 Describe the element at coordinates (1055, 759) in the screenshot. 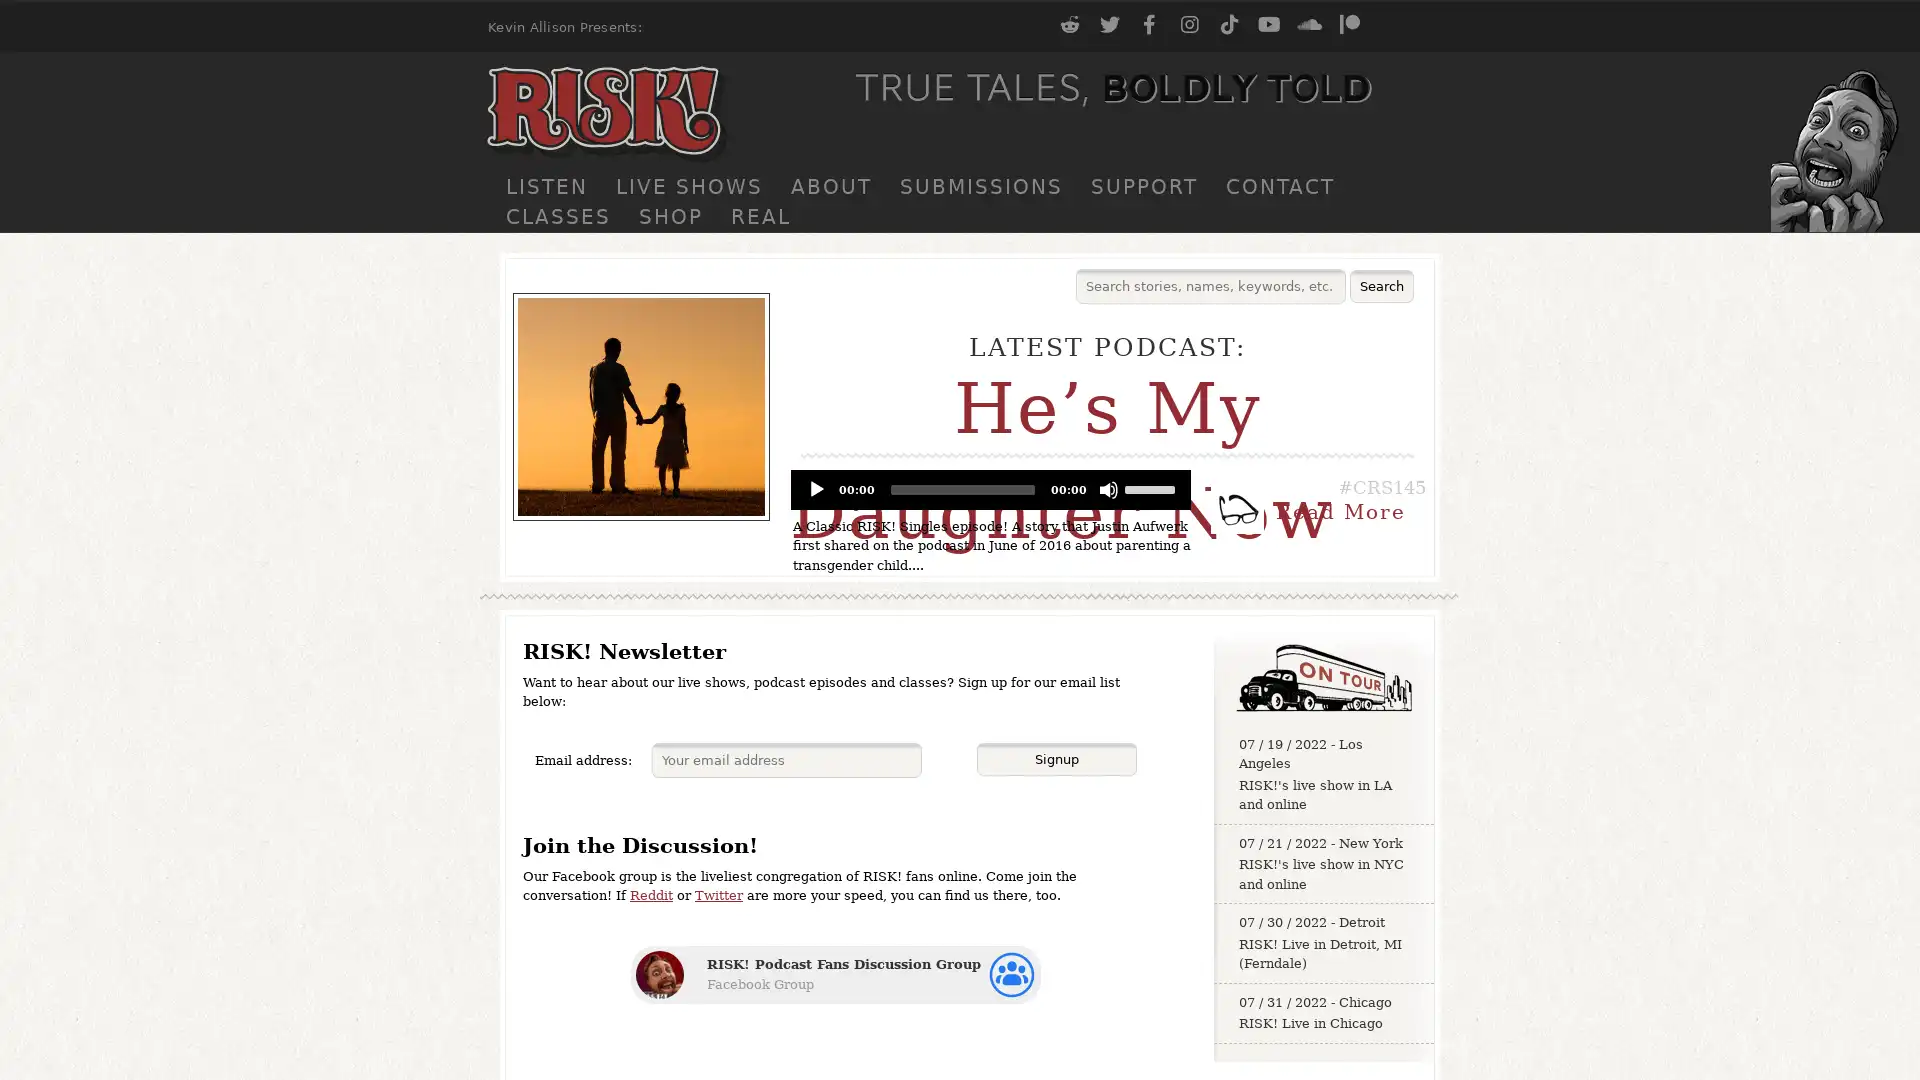

I see `Signup` at that location.